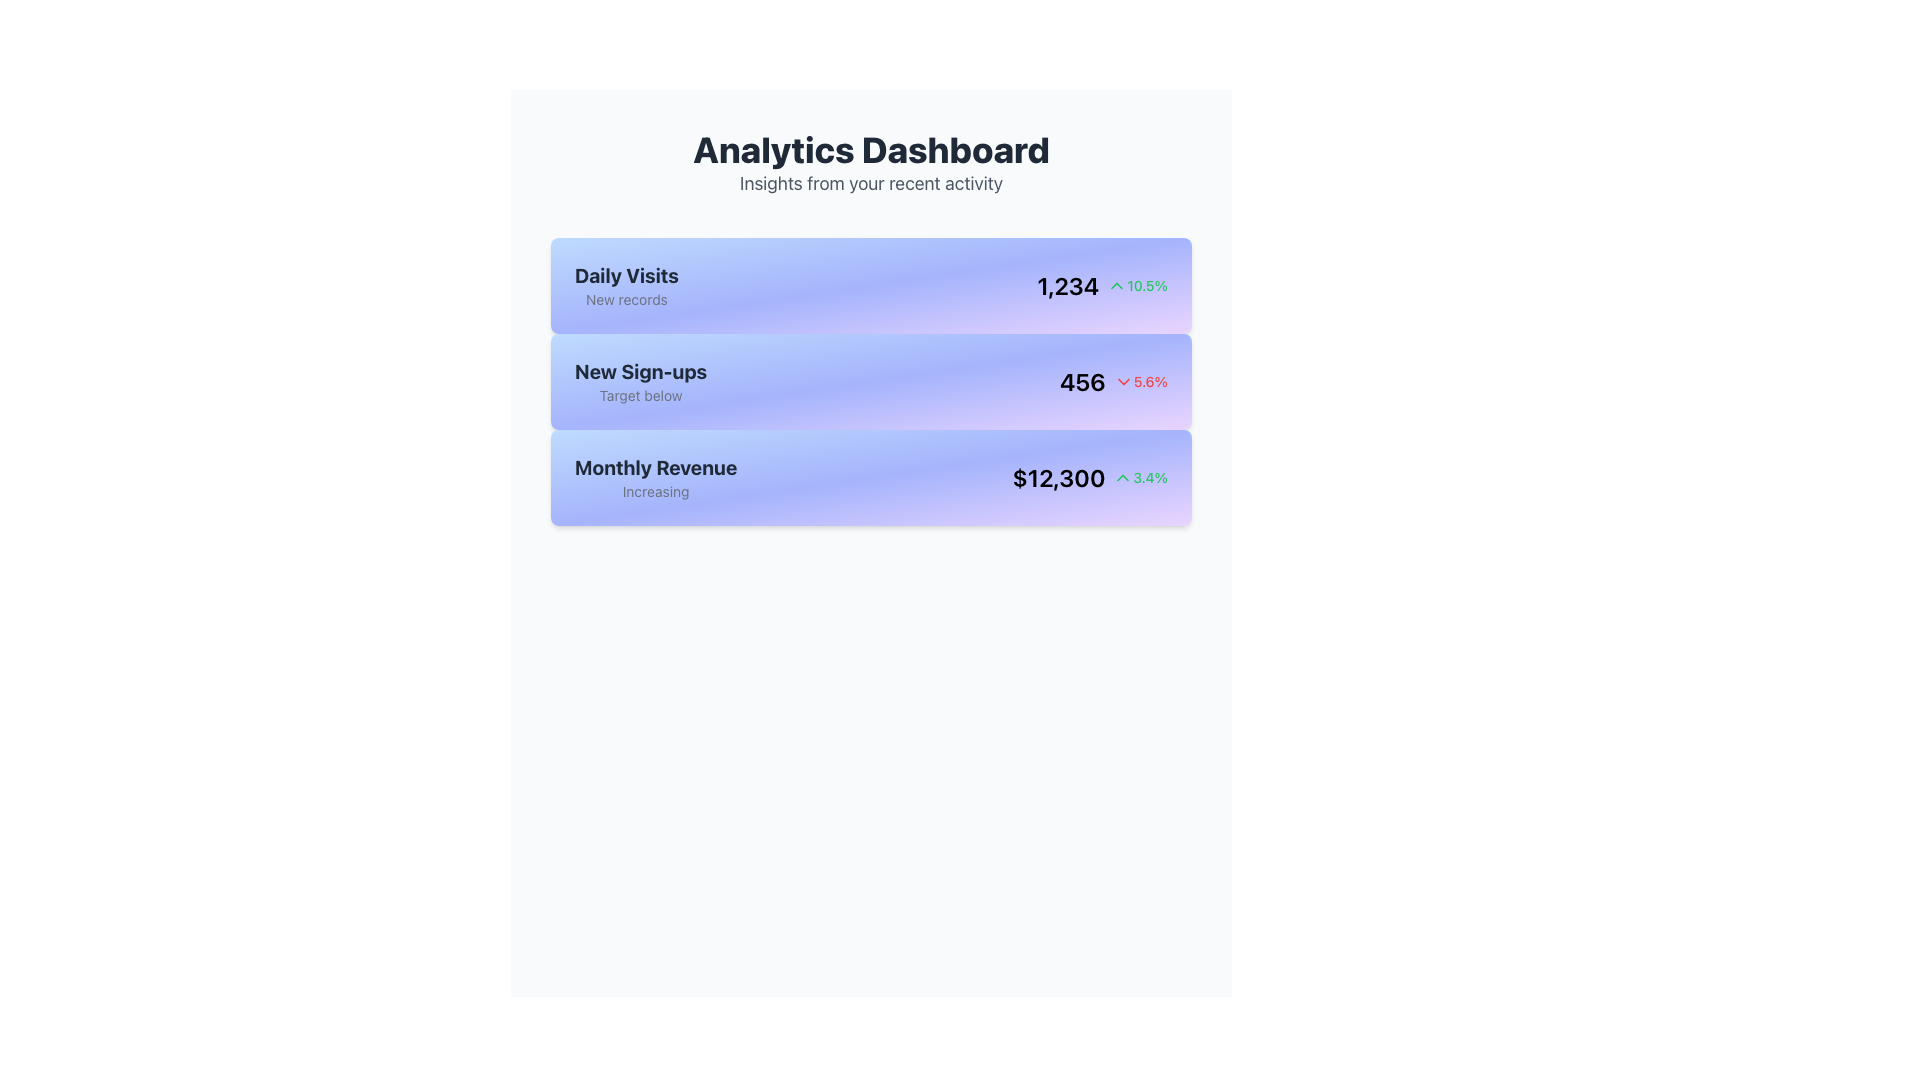 The image size is (1920, 1080). What do you see at coordinates (1123, 478) in the screenshot?
I see `the positive indicator icon located to the left of the '3.4%' text within the 'Monthly Revenue' card` at bounding box center [1123, 478].